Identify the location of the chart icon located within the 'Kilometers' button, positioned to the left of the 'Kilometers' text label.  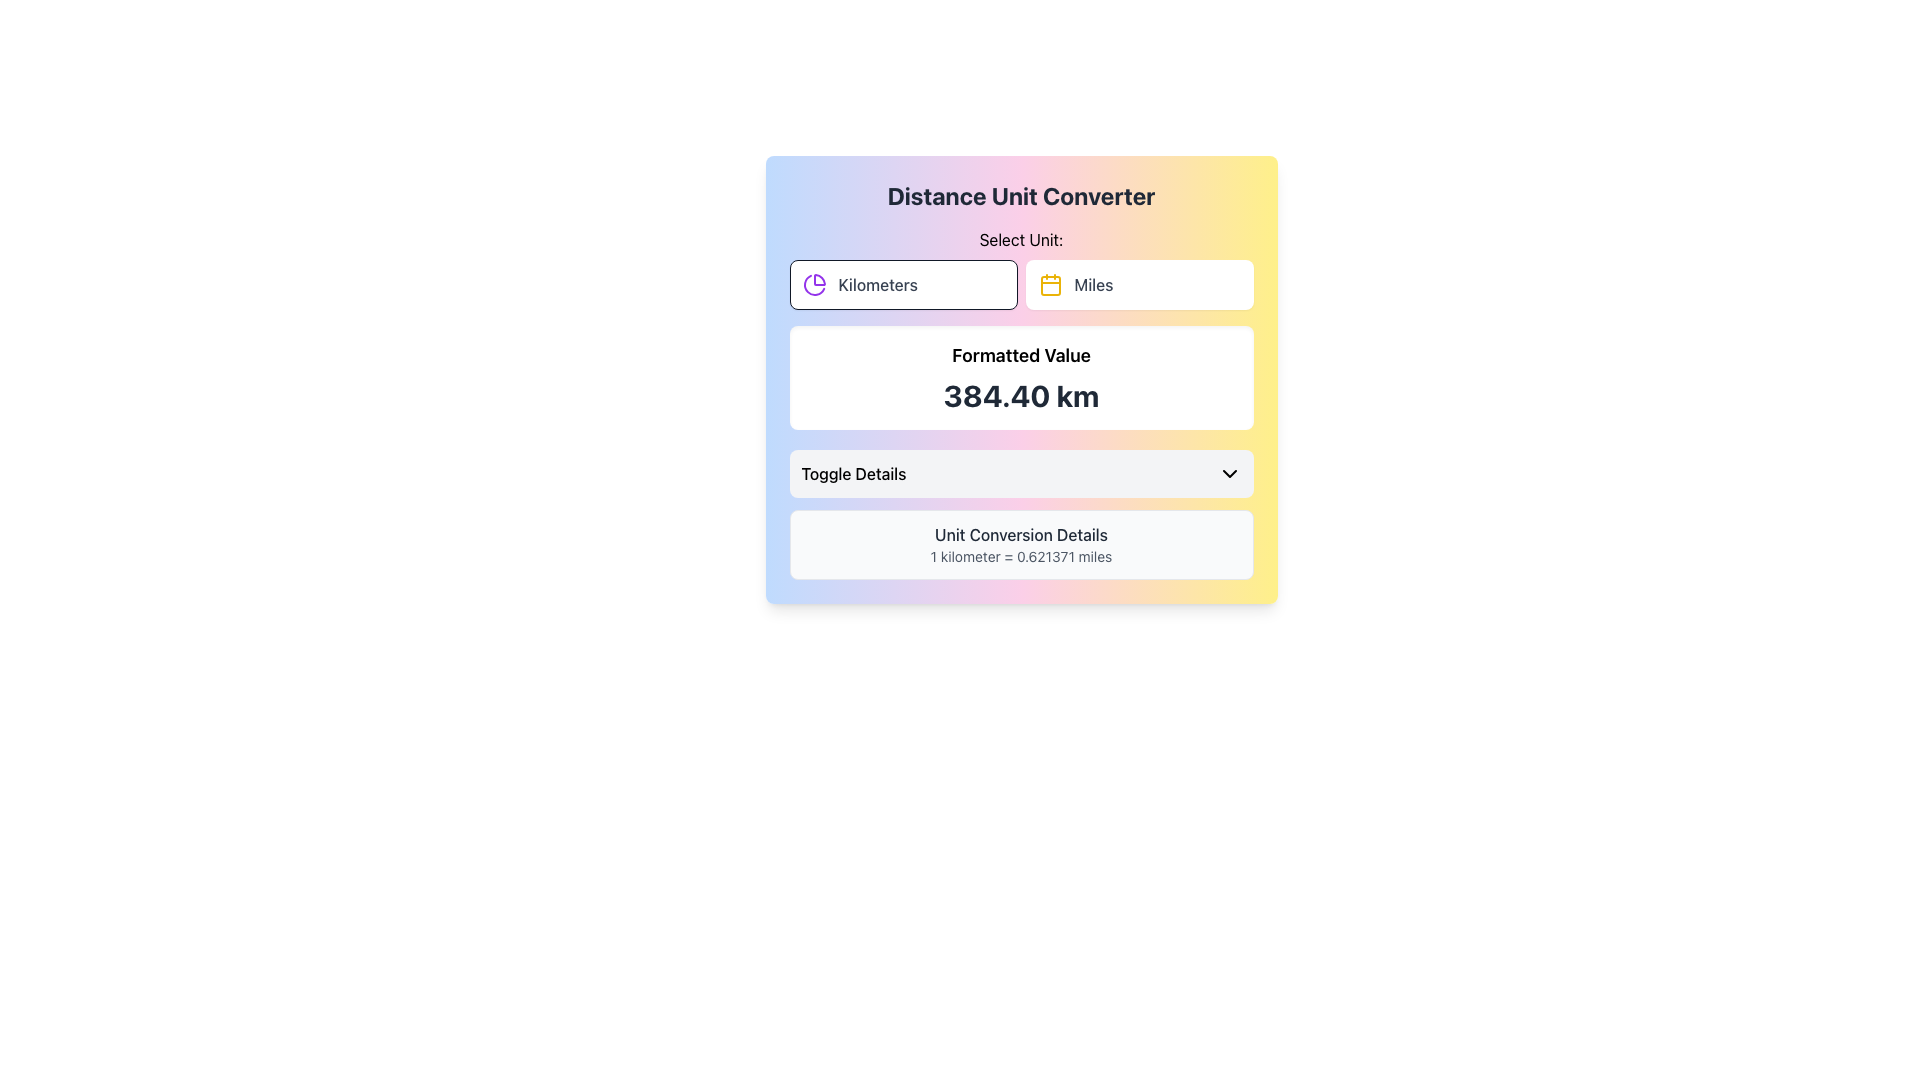
(814, 285).